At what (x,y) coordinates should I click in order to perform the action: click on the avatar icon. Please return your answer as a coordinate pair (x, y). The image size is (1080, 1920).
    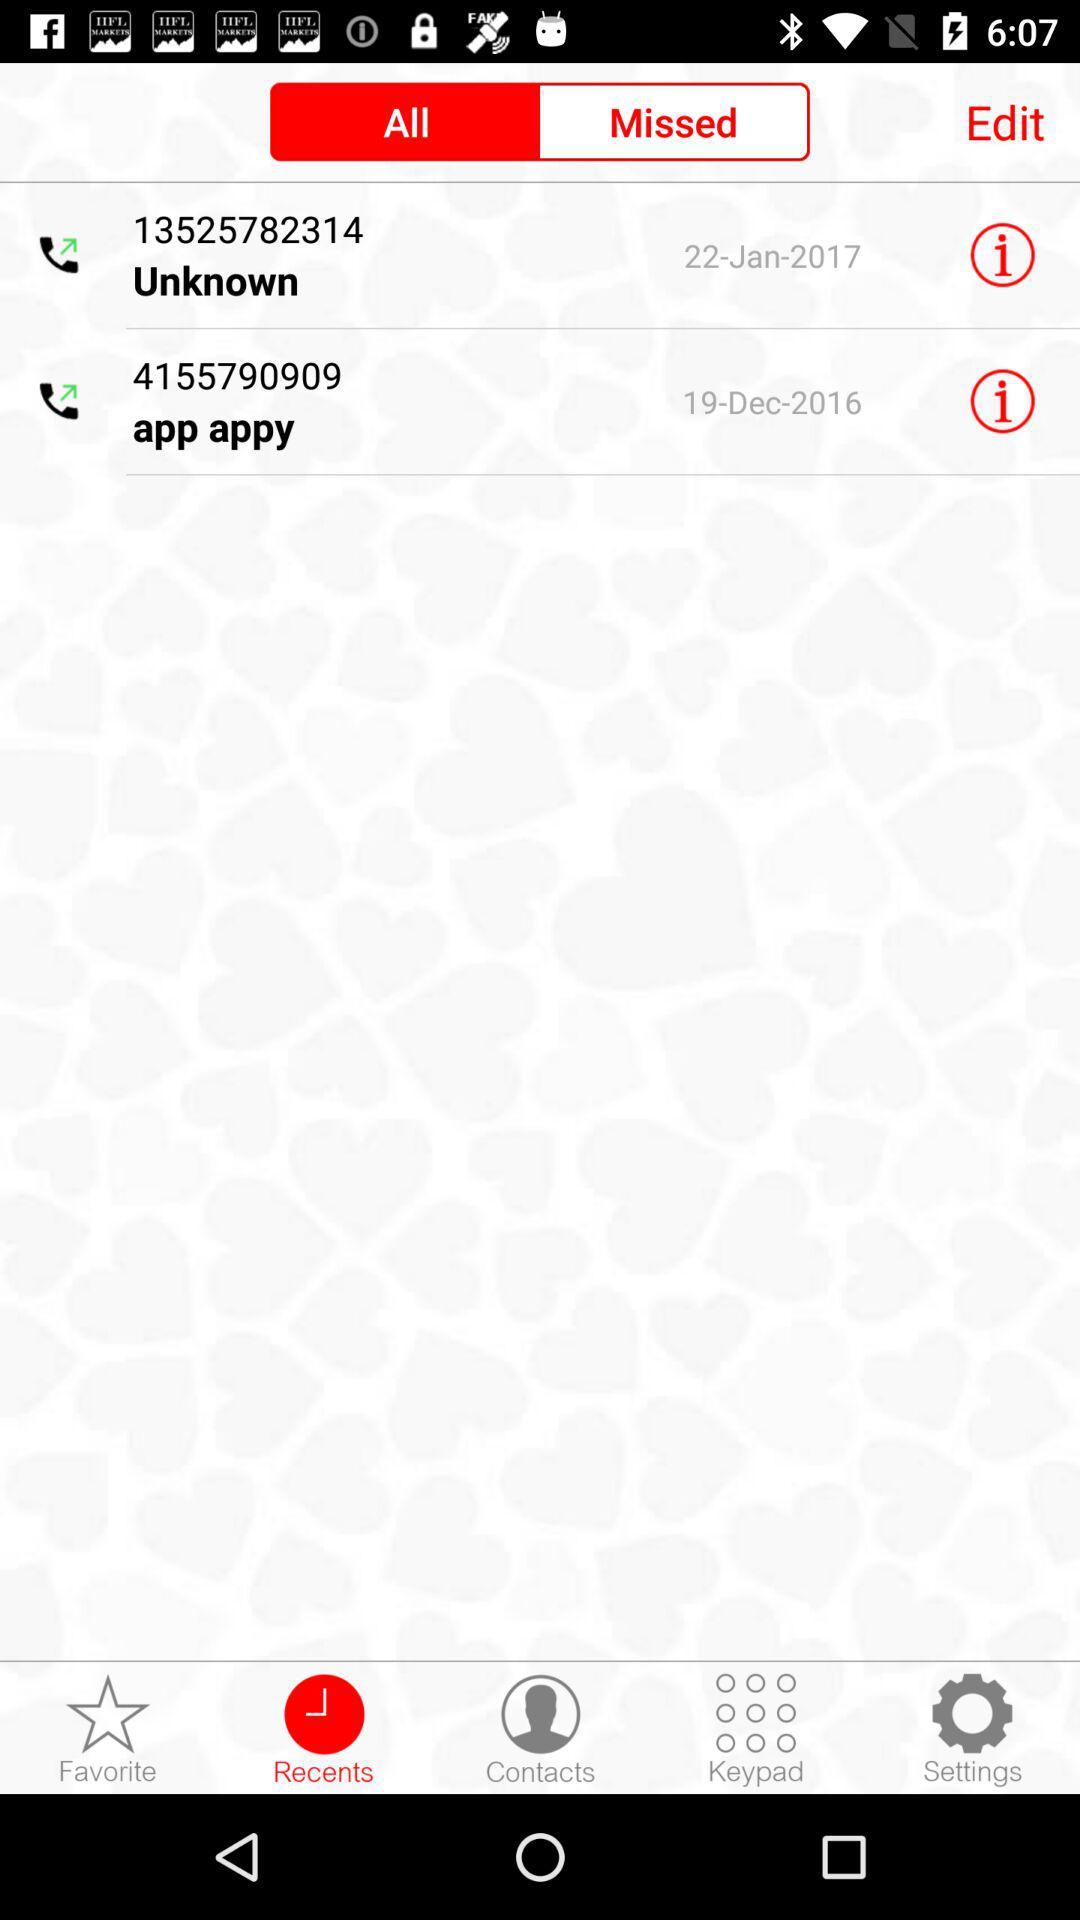
    Looking at the image, I should click on (540, 1728).